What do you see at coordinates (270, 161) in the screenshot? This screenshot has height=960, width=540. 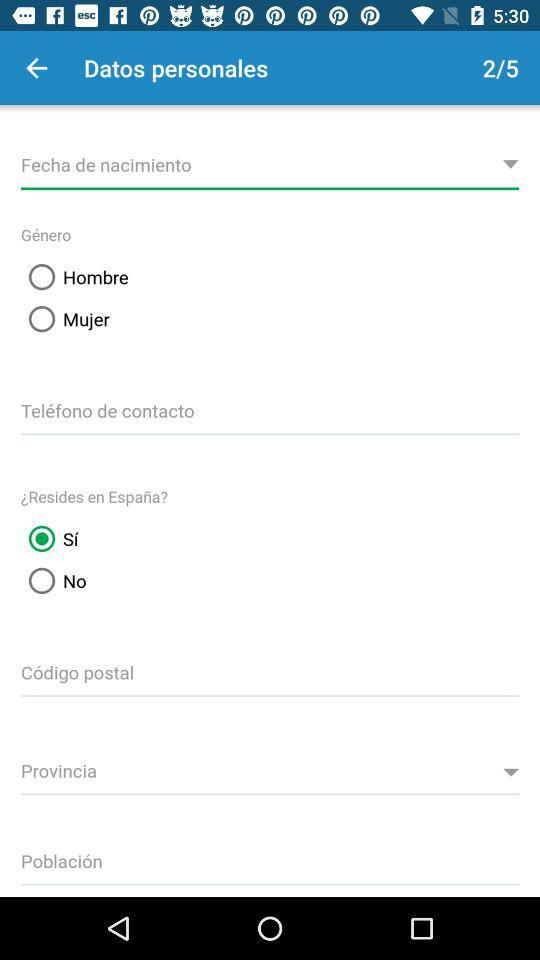 I see `name` at bounding box center [270, 161].